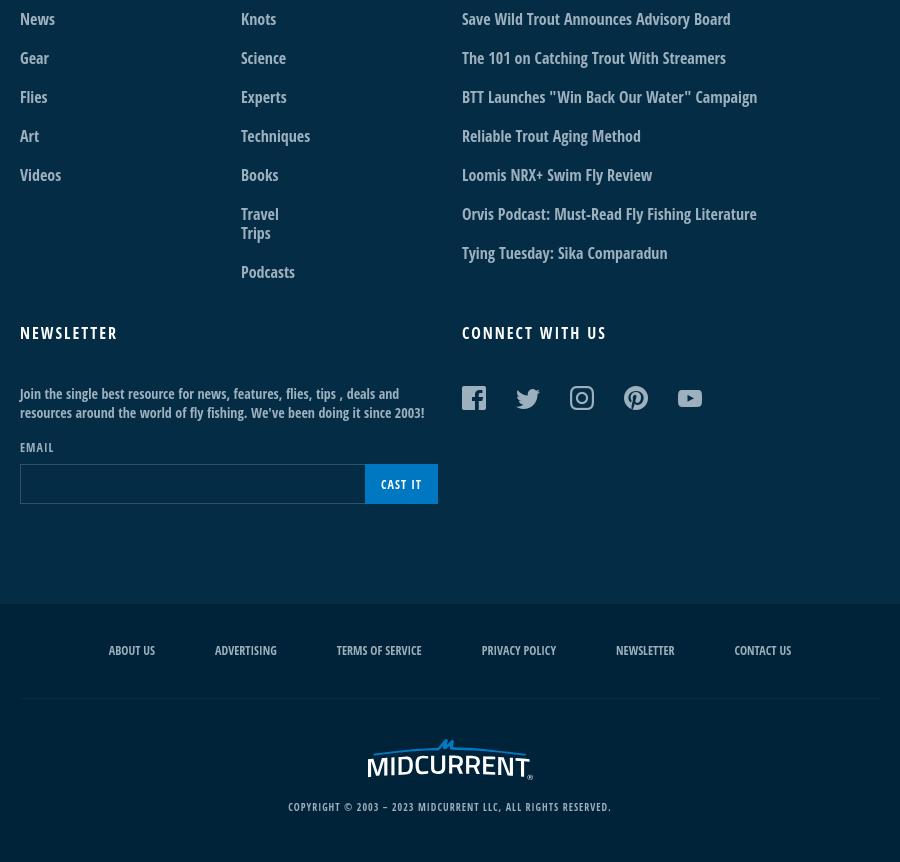 The image size is (900, 862). Describe the element at coordinates (258, 214) in the screenshot. I see `'Travel'` at that location.